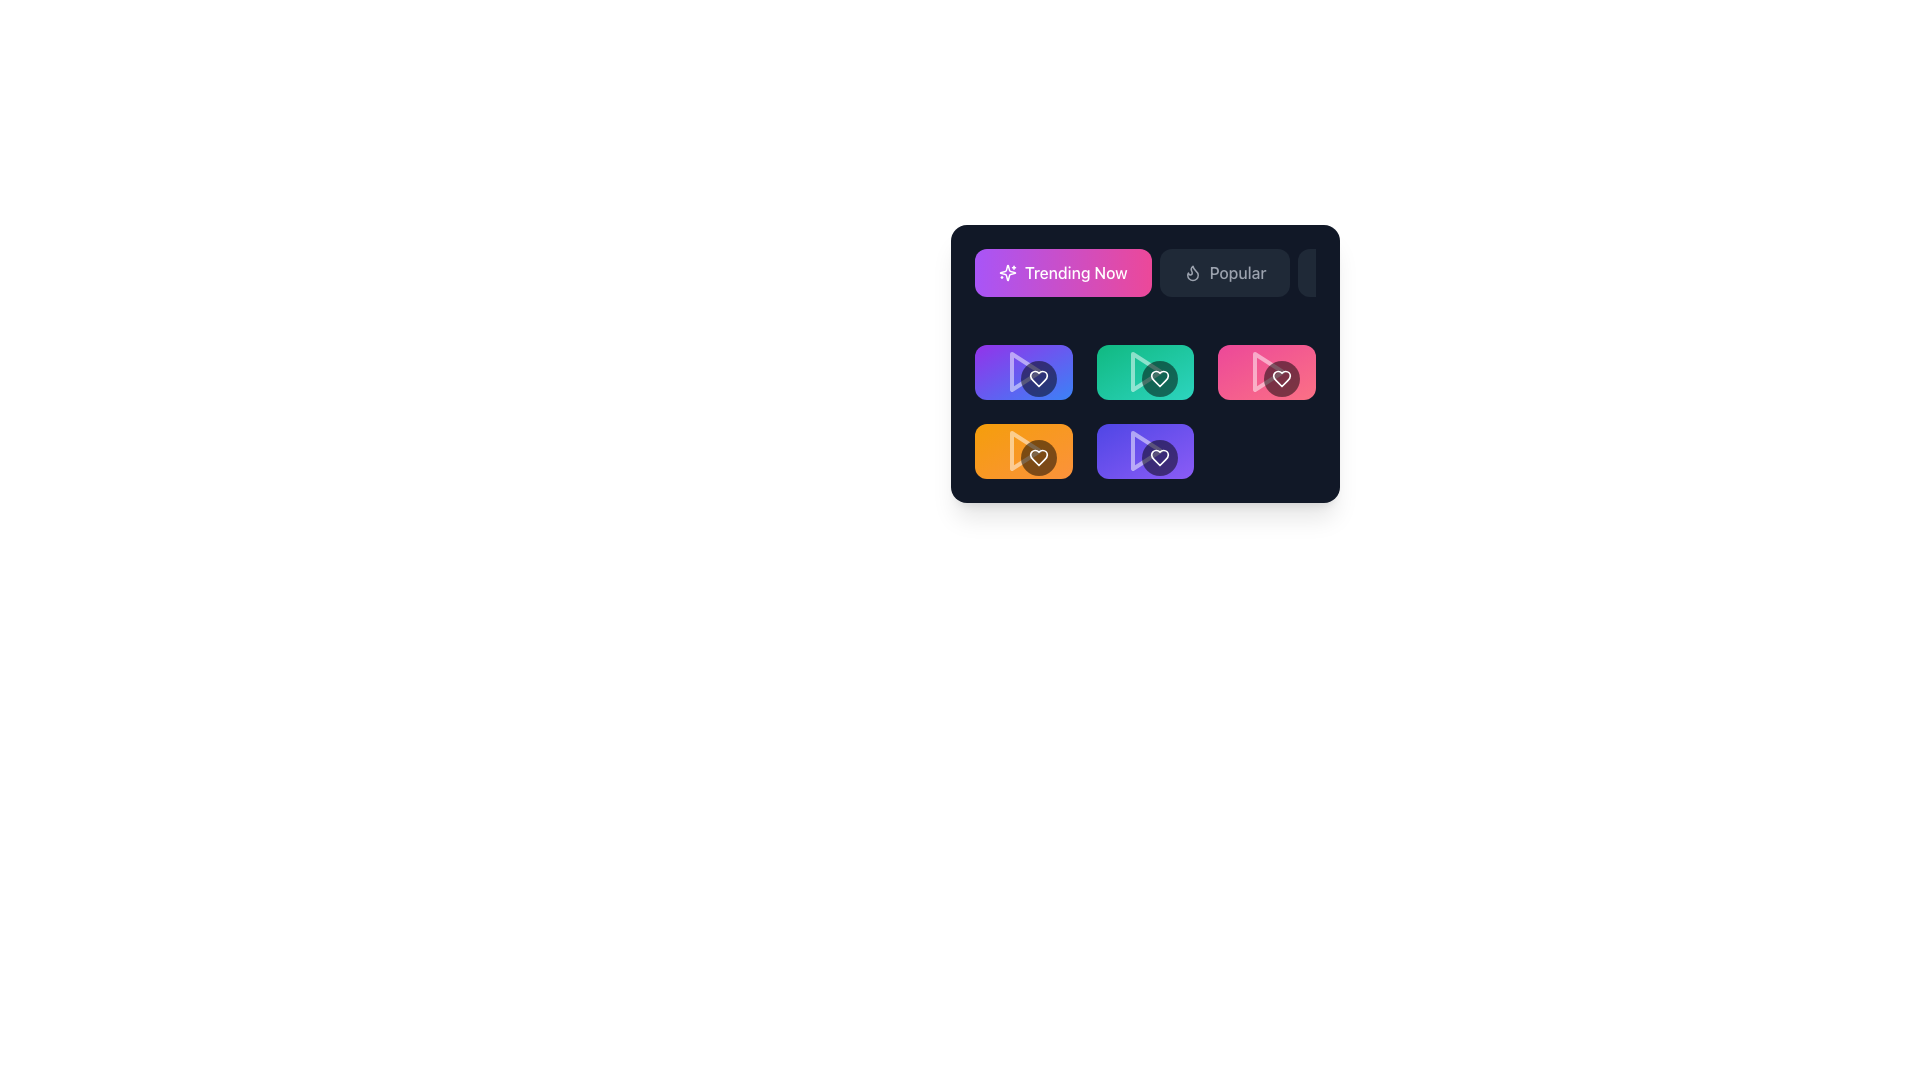  I want to click on the heart-shaped icon located in the sixth card under the 'Trending Now' section, which features a minimal design with a thin stroke outline, so click(1160, 457).